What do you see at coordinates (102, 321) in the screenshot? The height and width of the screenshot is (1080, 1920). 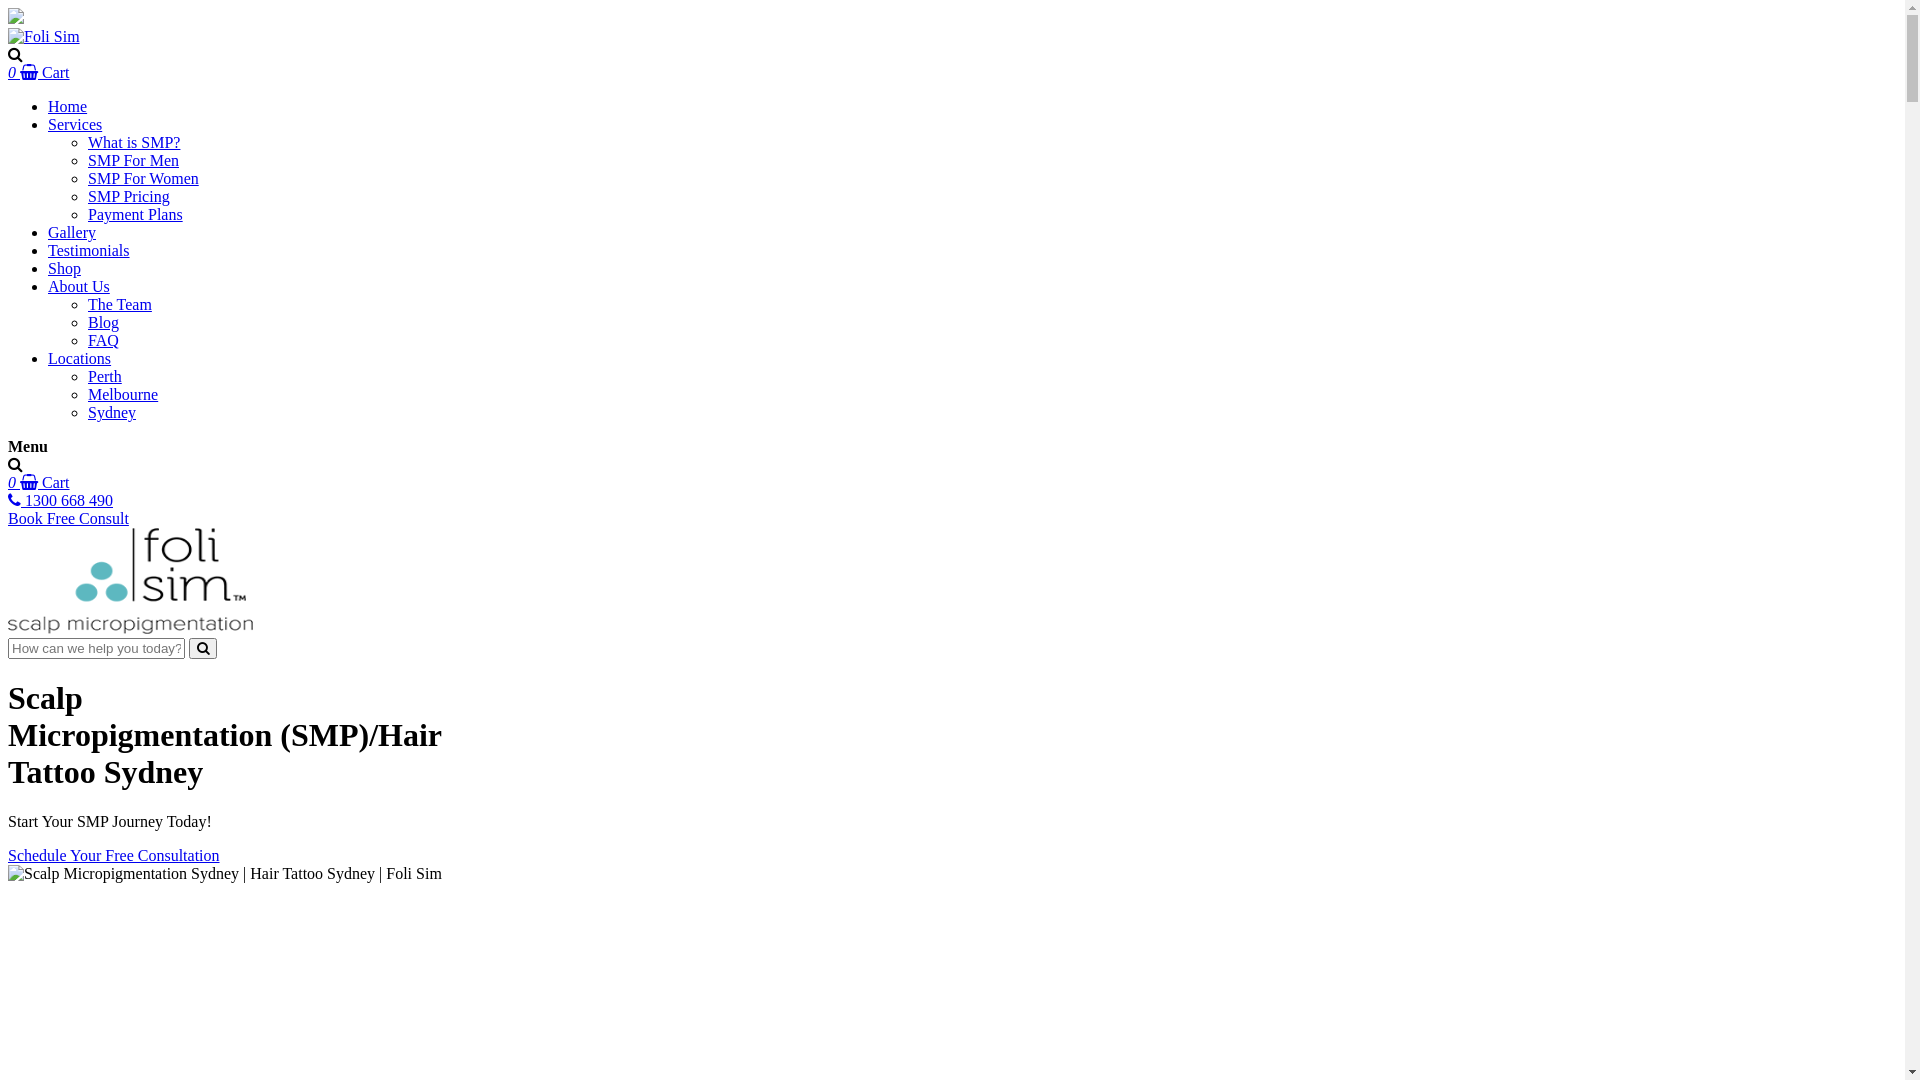 I see `'Blog'` at bounding box center [102, 321].